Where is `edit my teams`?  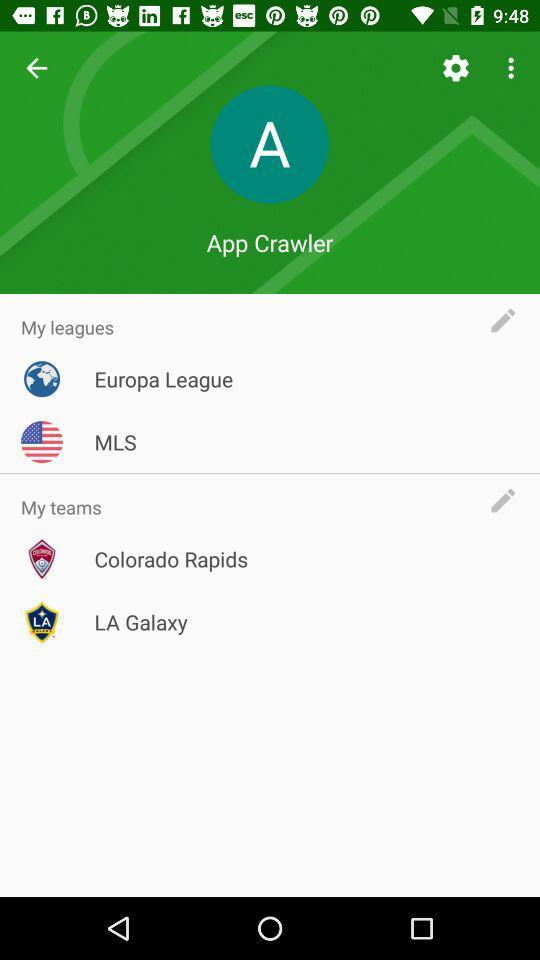
edit my teams is located at coordinates (508, 499).